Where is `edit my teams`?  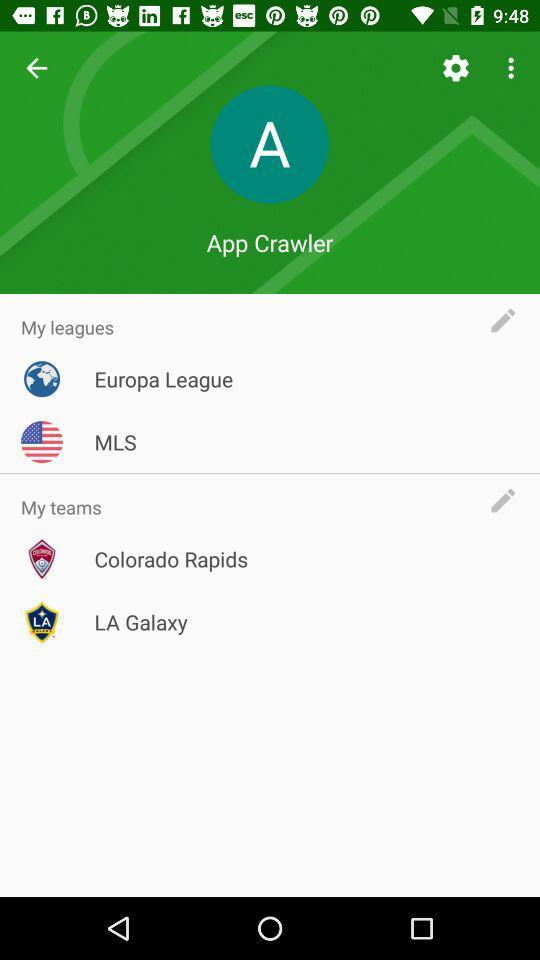
edit my teams is located at coordinates (508, 499).